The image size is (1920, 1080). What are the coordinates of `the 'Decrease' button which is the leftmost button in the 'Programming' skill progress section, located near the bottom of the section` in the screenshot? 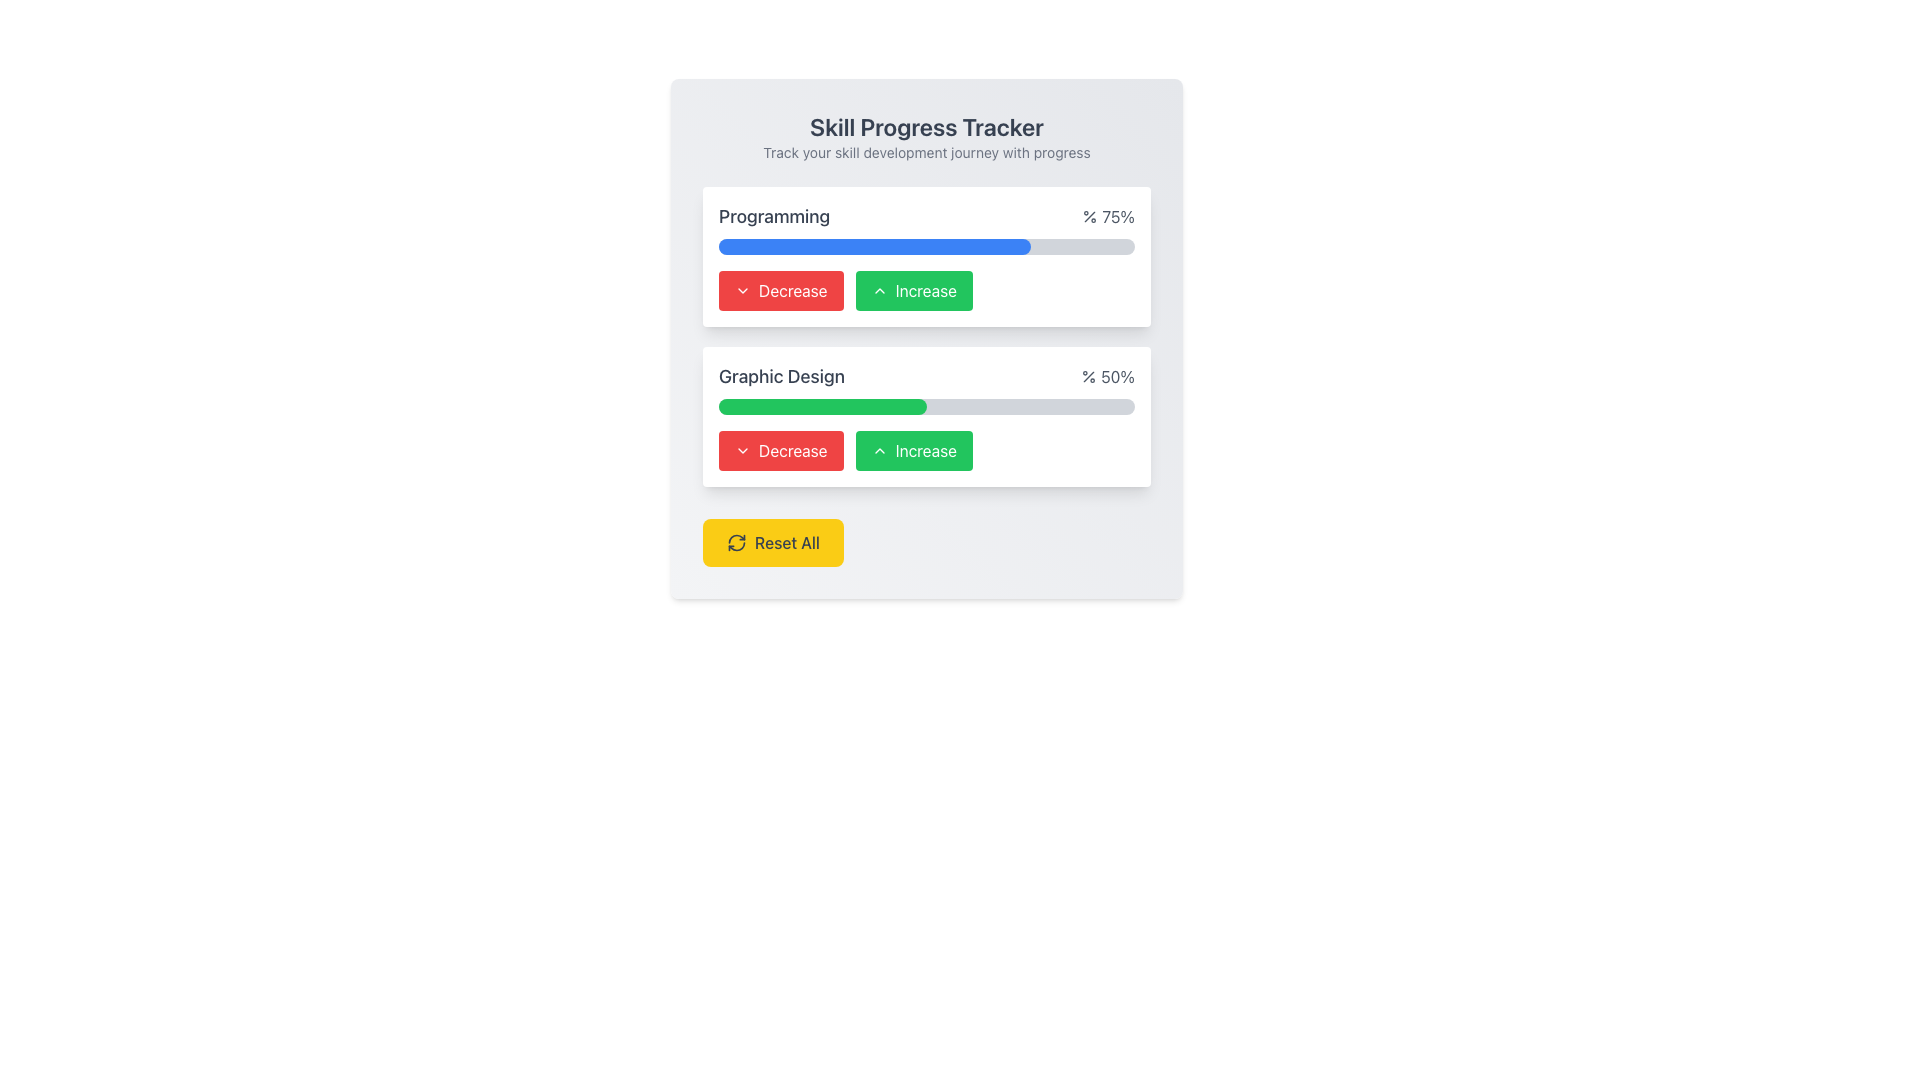 It's located at (780, 290).